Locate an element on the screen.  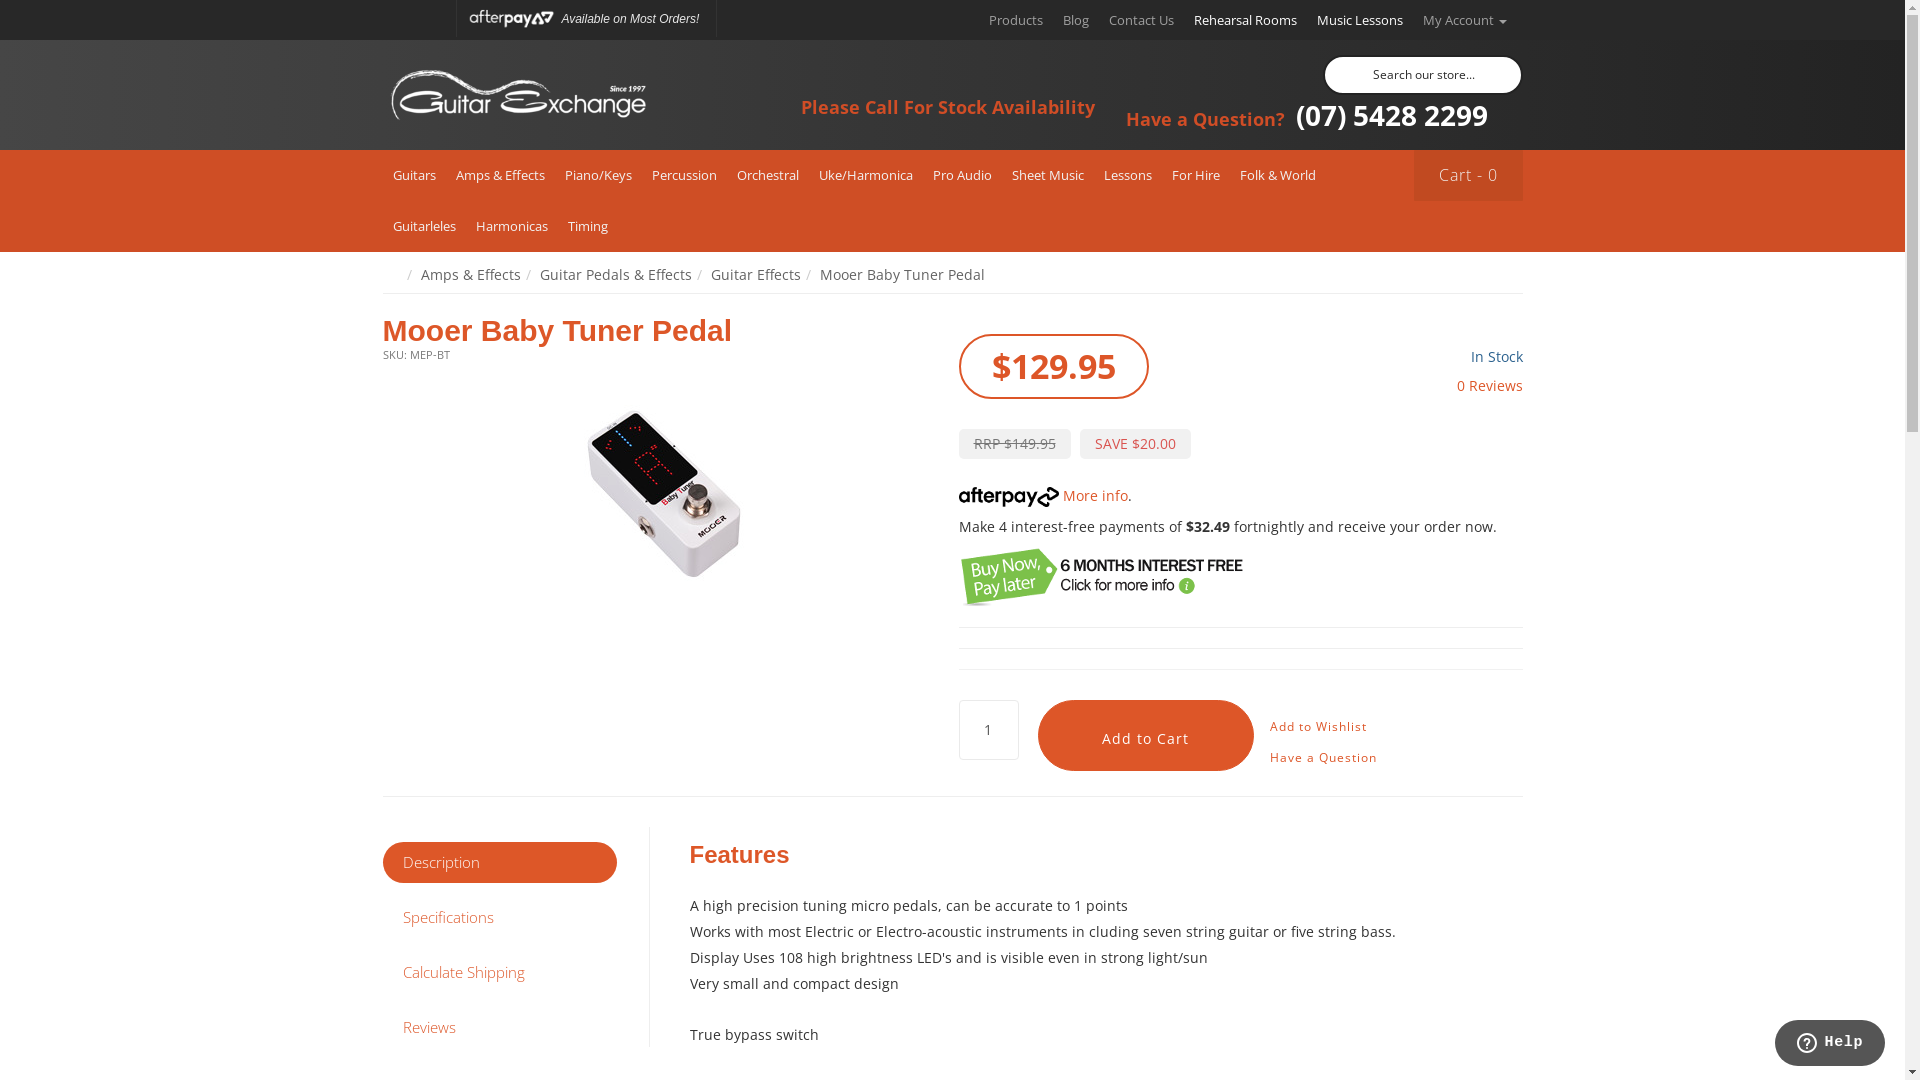
'Description' is located at coordinates (499, 861).